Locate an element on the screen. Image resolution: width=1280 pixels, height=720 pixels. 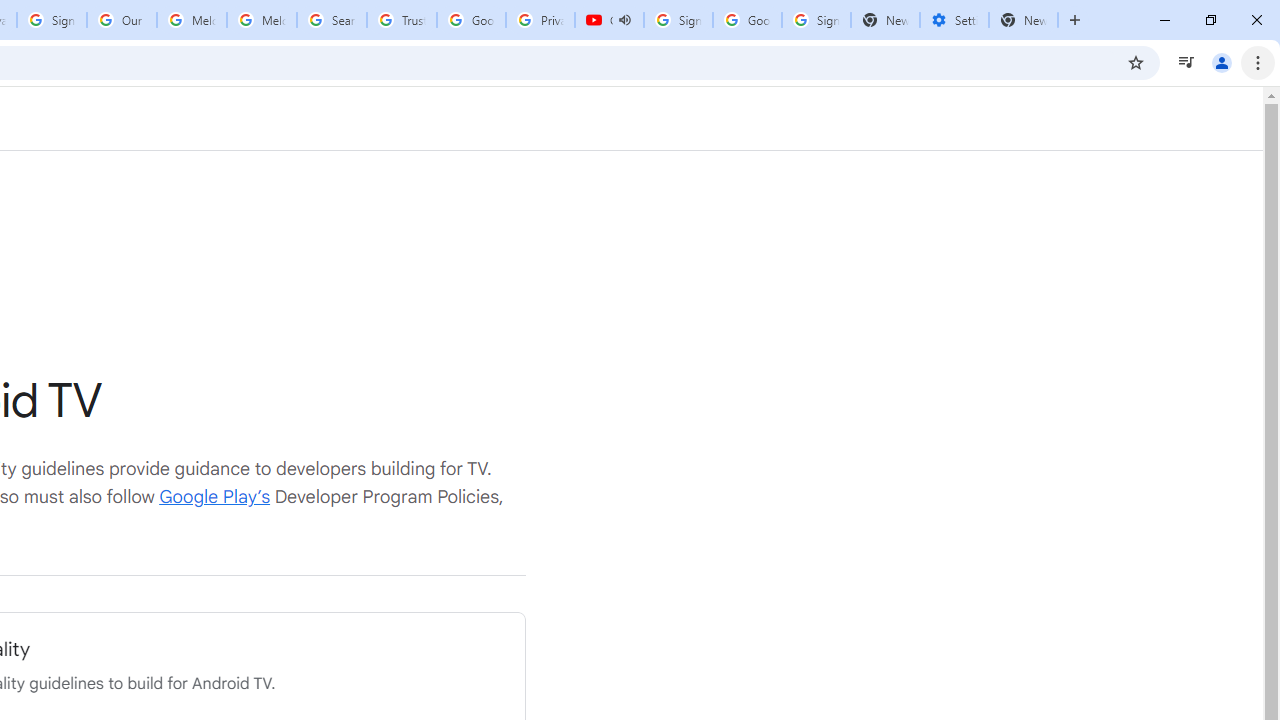
'Settings - Addresses and more' is located at coordinates (953, 20).